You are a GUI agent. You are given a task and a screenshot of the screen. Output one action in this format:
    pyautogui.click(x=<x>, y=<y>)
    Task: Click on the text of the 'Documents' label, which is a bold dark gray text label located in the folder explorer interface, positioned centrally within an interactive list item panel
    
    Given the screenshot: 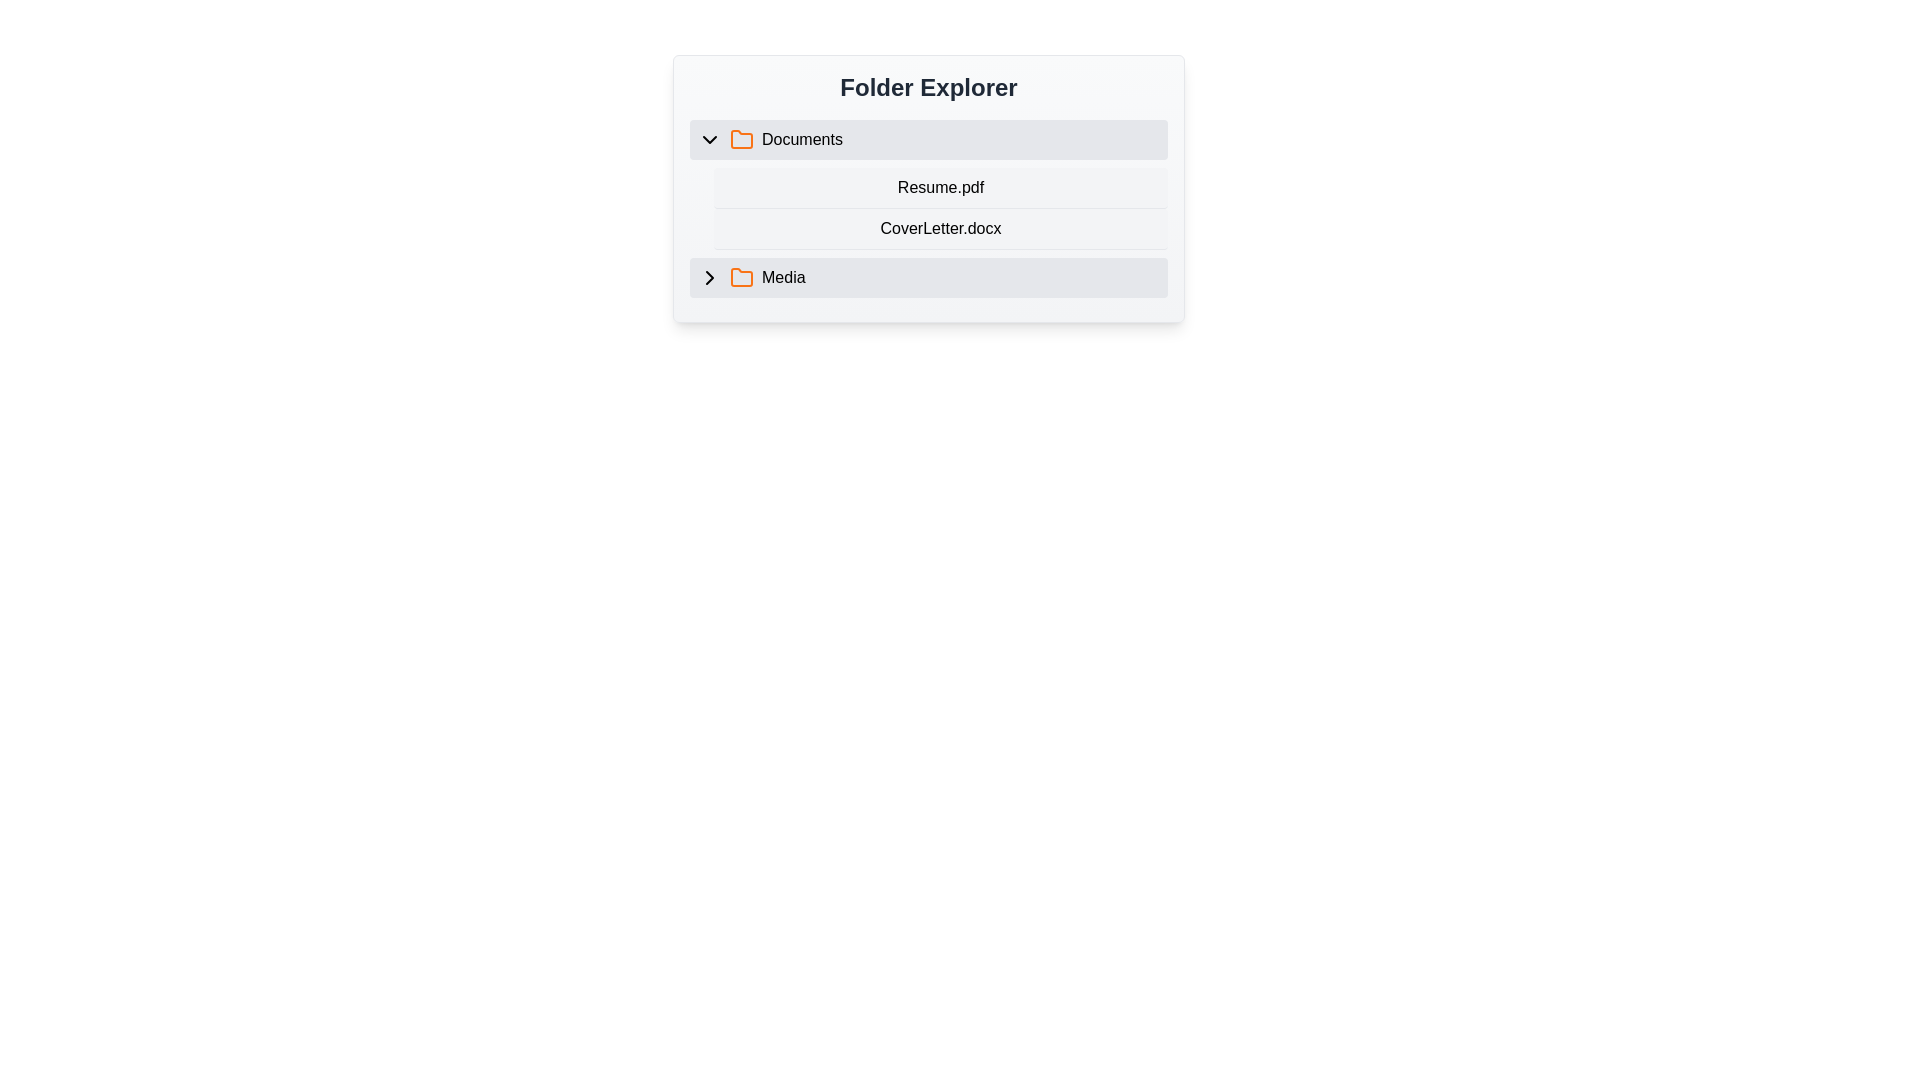 What is the action you would take?
    pyautogui.click(x=802, y=138)
    